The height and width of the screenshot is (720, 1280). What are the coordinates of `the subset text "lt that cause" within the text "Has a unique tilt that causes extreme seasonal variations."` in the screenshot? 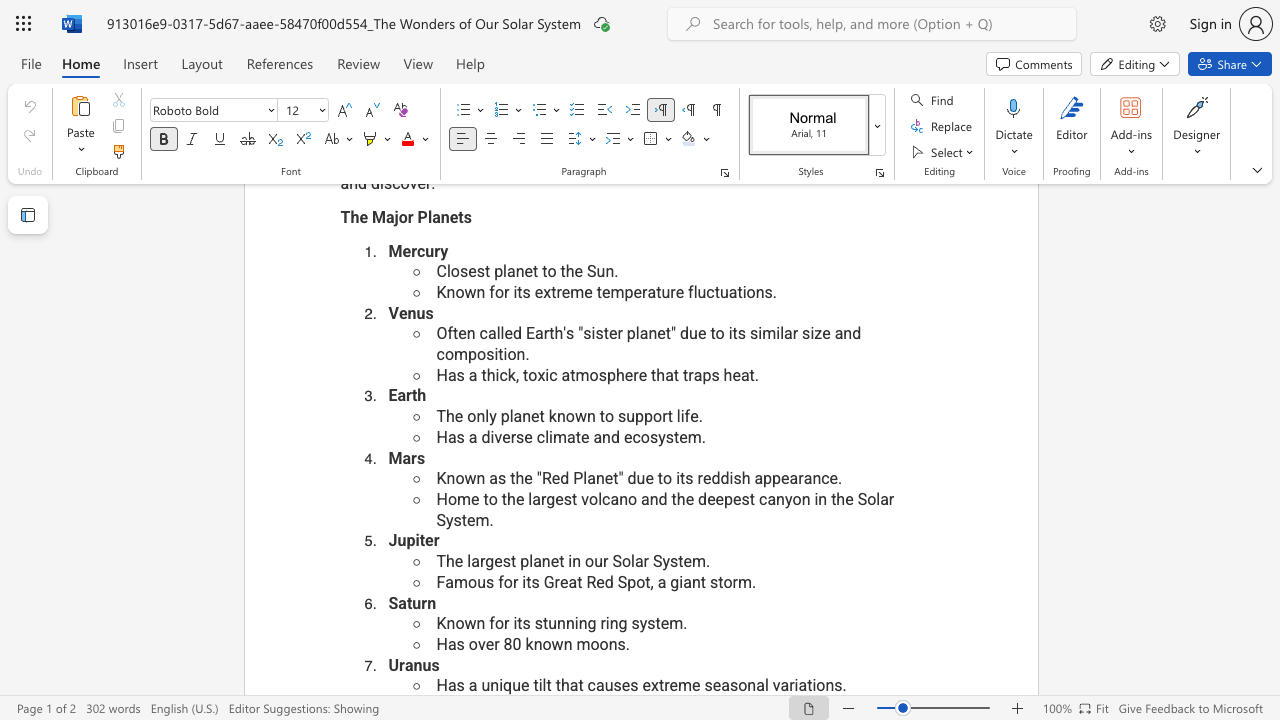 It's located at (542, 684).